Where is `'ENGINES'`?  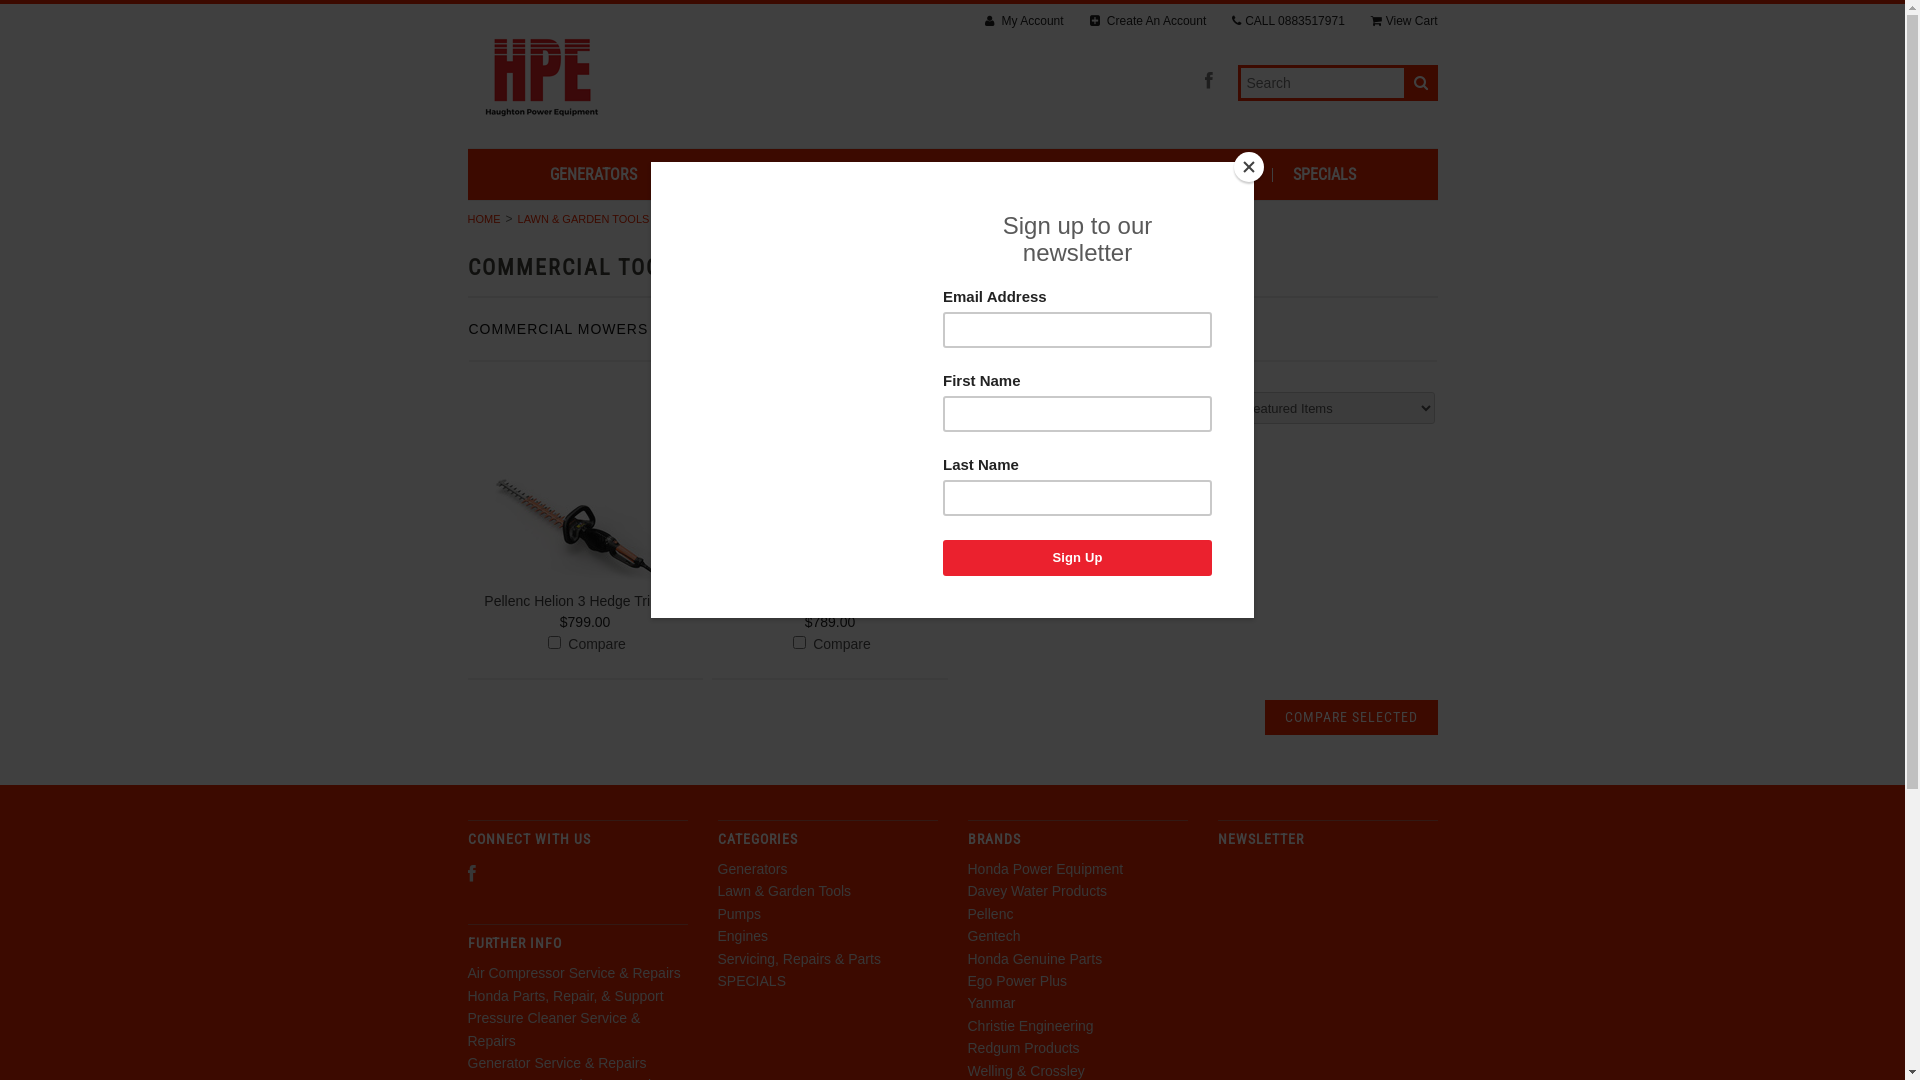 'ENGINES' is located at coordinates (993, 173).